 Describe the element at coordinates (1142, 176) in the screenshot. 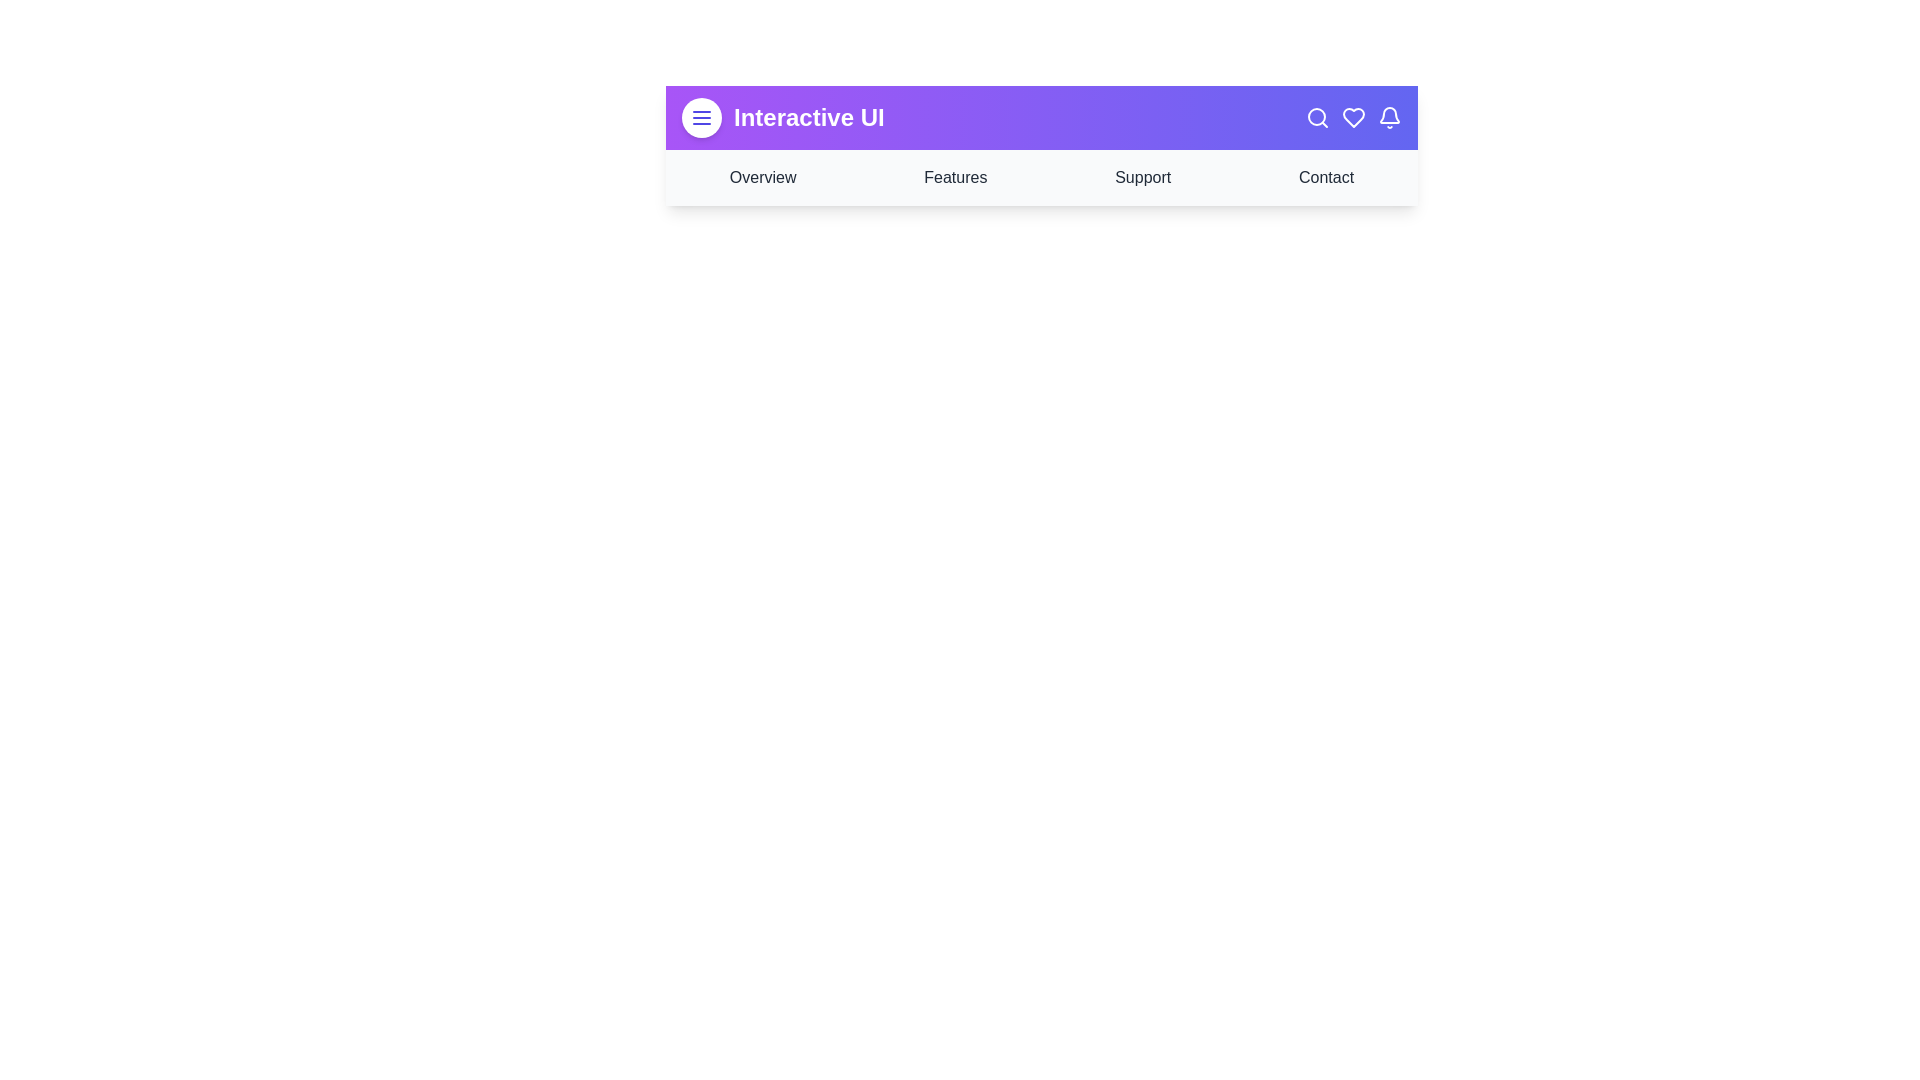

I see `the navigation bar item labeled 'Support'` at that location.